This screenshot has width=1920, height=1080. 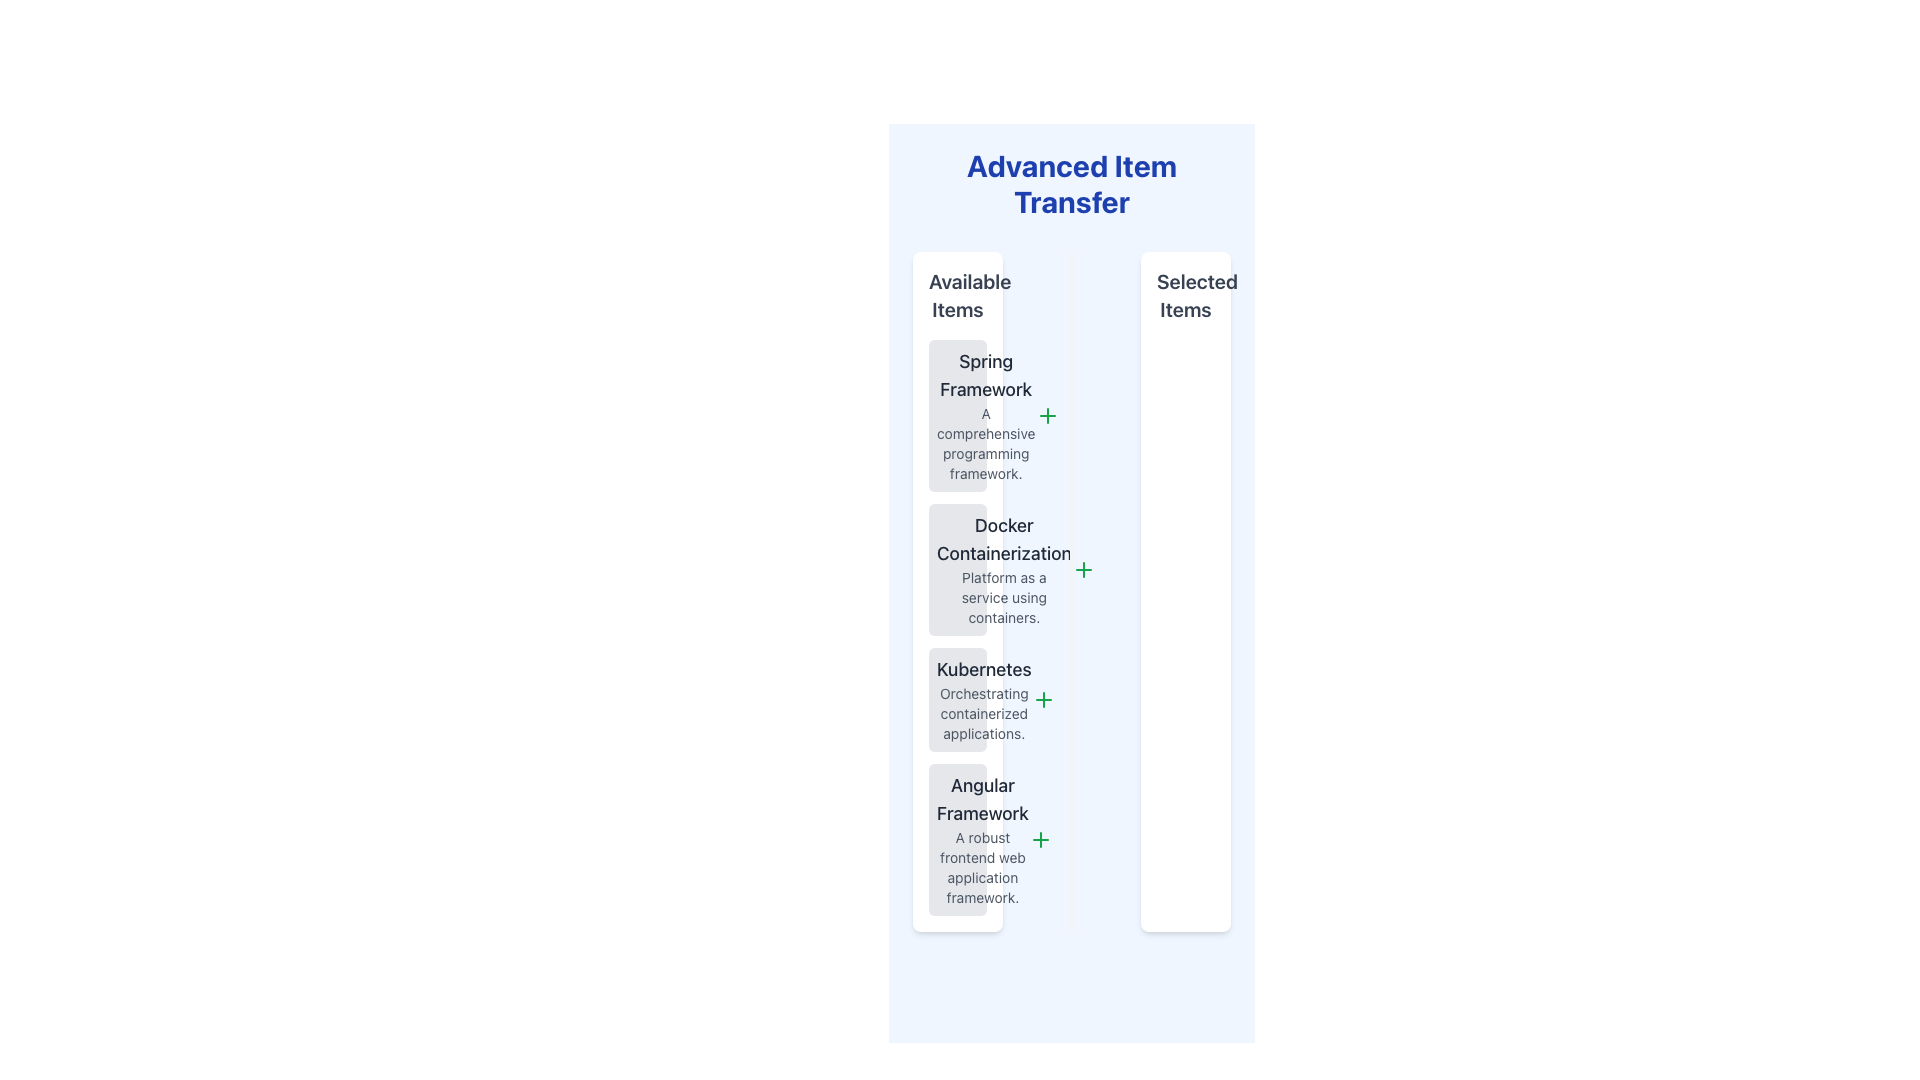 I want to click on the green plus symbol button located on the right side of the 'Kubernetes Orchestrating containerized applications.' row to change its appearance, so click(x=1042, y=698).